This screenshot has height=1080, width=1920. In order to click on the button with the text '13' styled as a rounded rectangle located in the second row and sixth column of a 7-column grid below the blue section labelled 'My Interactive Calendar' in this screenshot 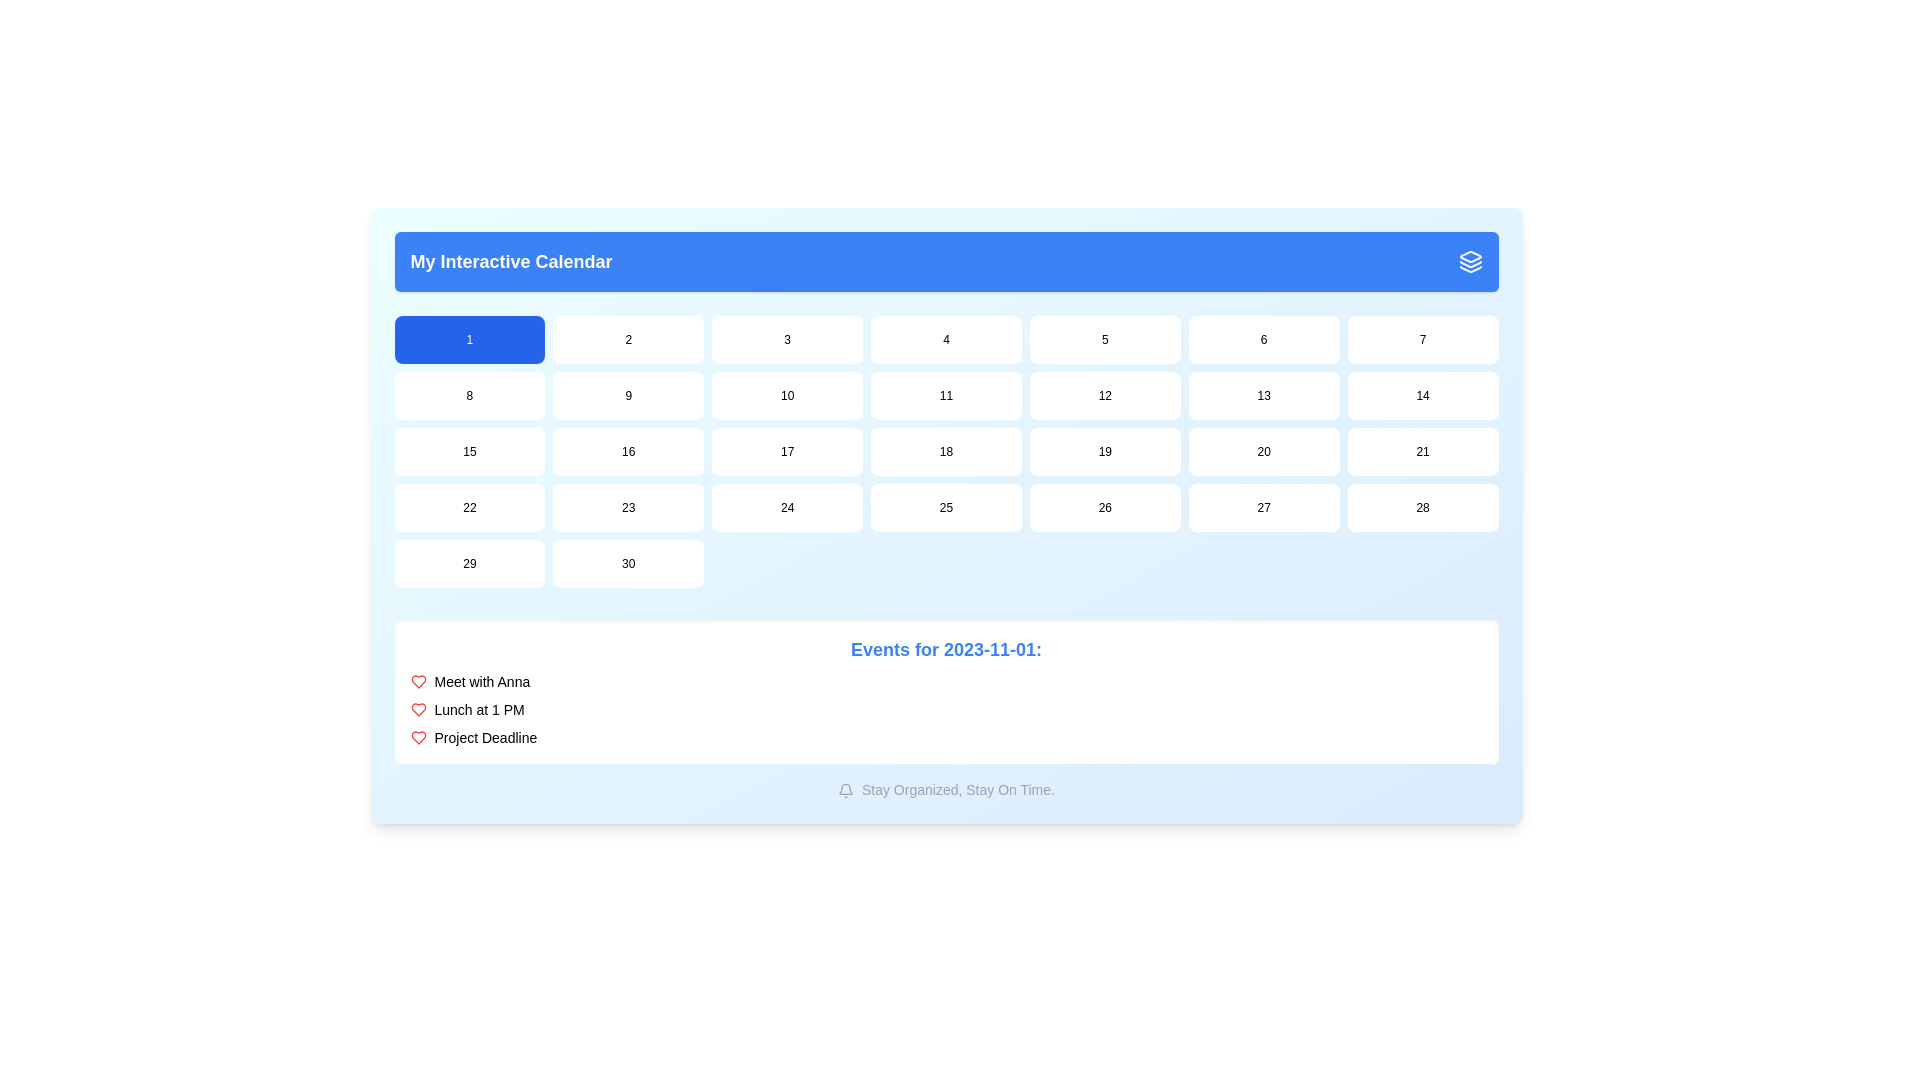, I will do `click(1263, 396)`.